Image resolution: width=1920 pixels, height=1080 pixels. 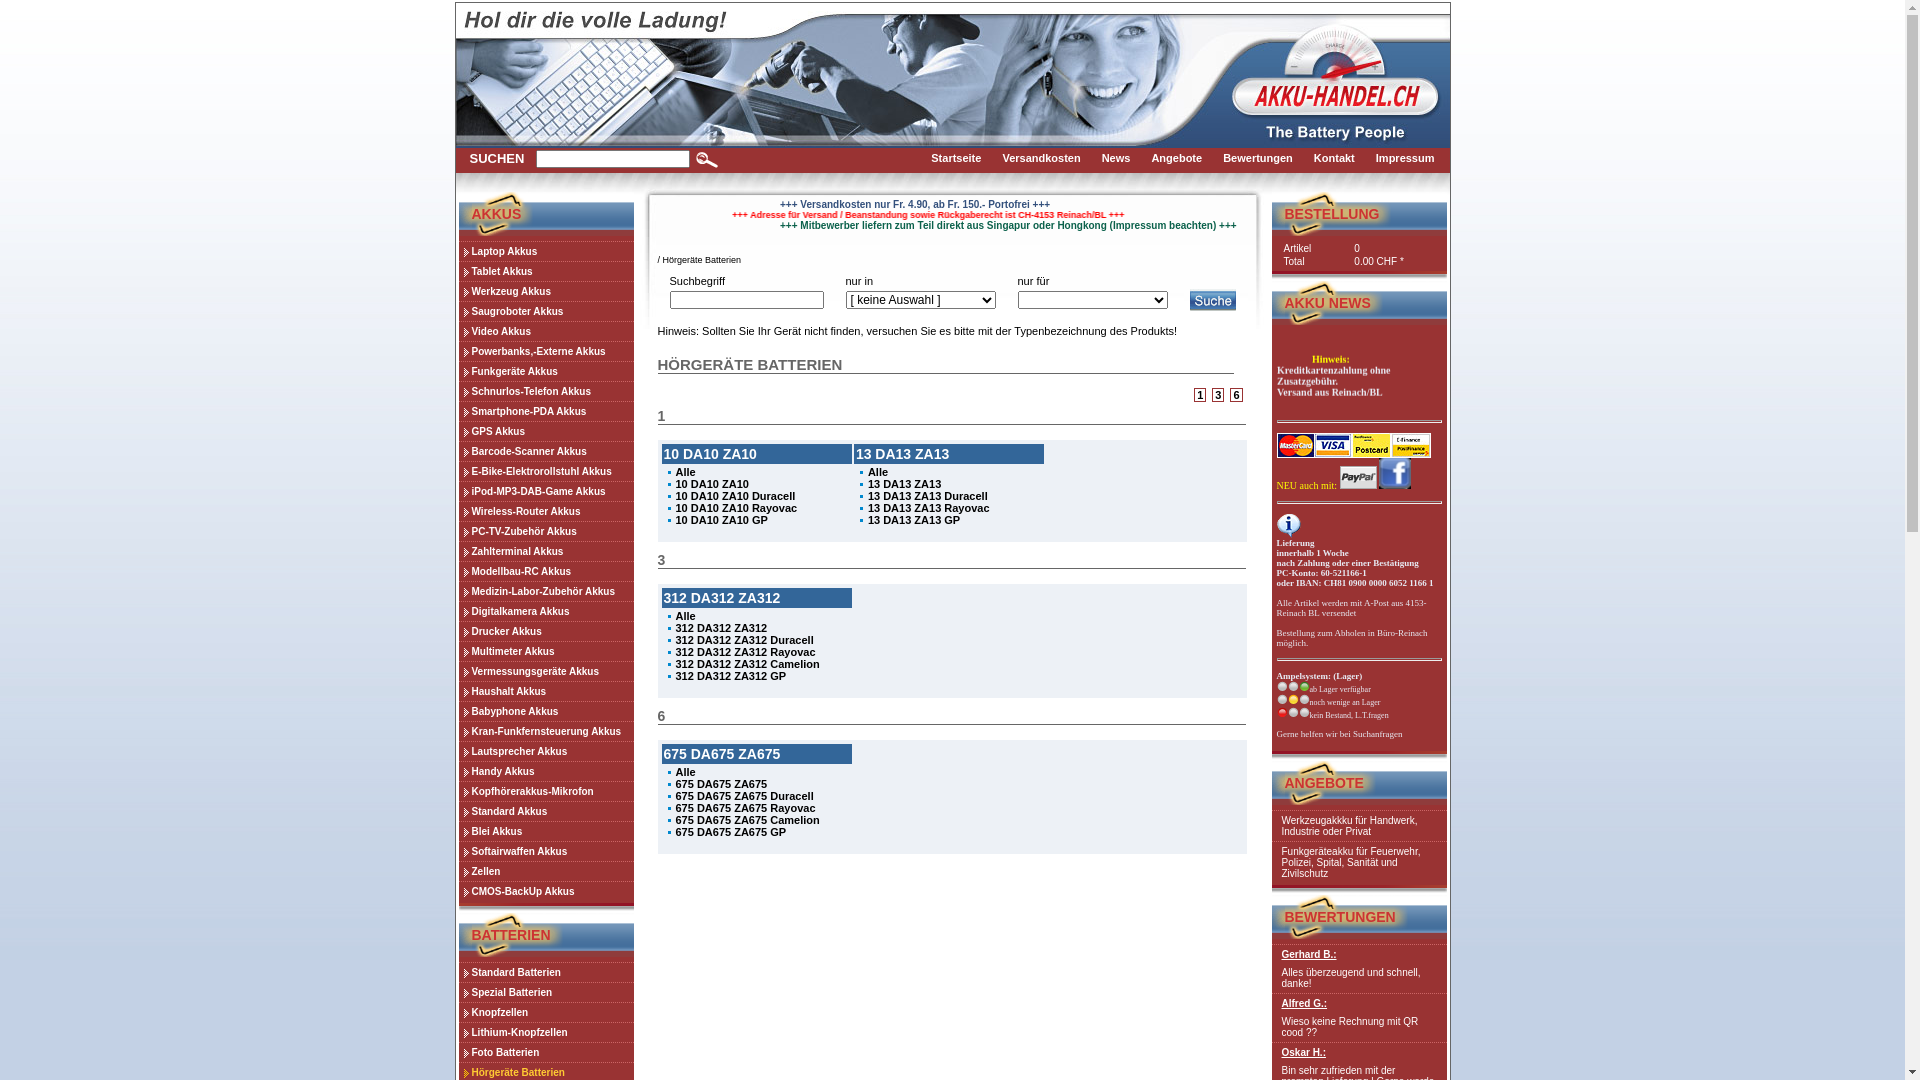 I want to click on 'Standard Batterien', so click(x=545, y=971).